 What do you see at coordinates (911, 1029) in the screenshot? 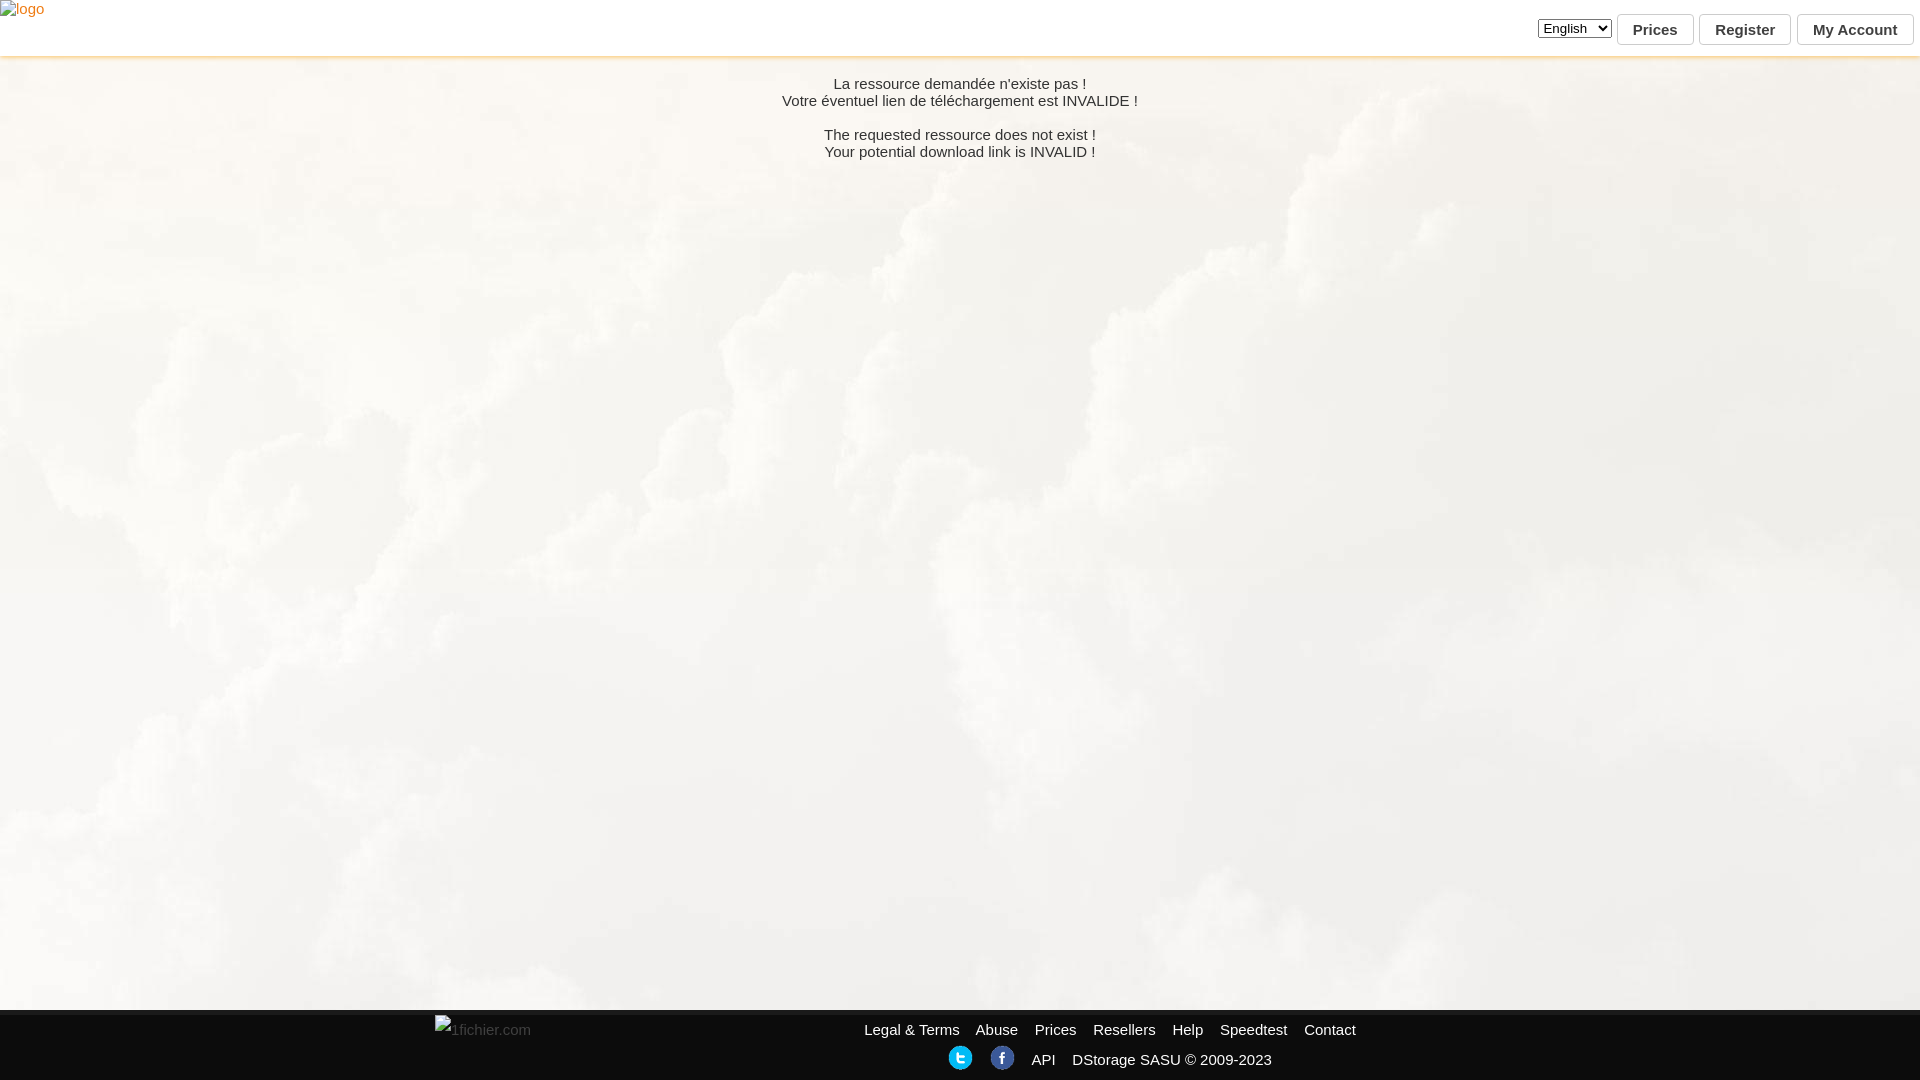
I see `'Legal & Terms'` at bounding box center [911, 1029].